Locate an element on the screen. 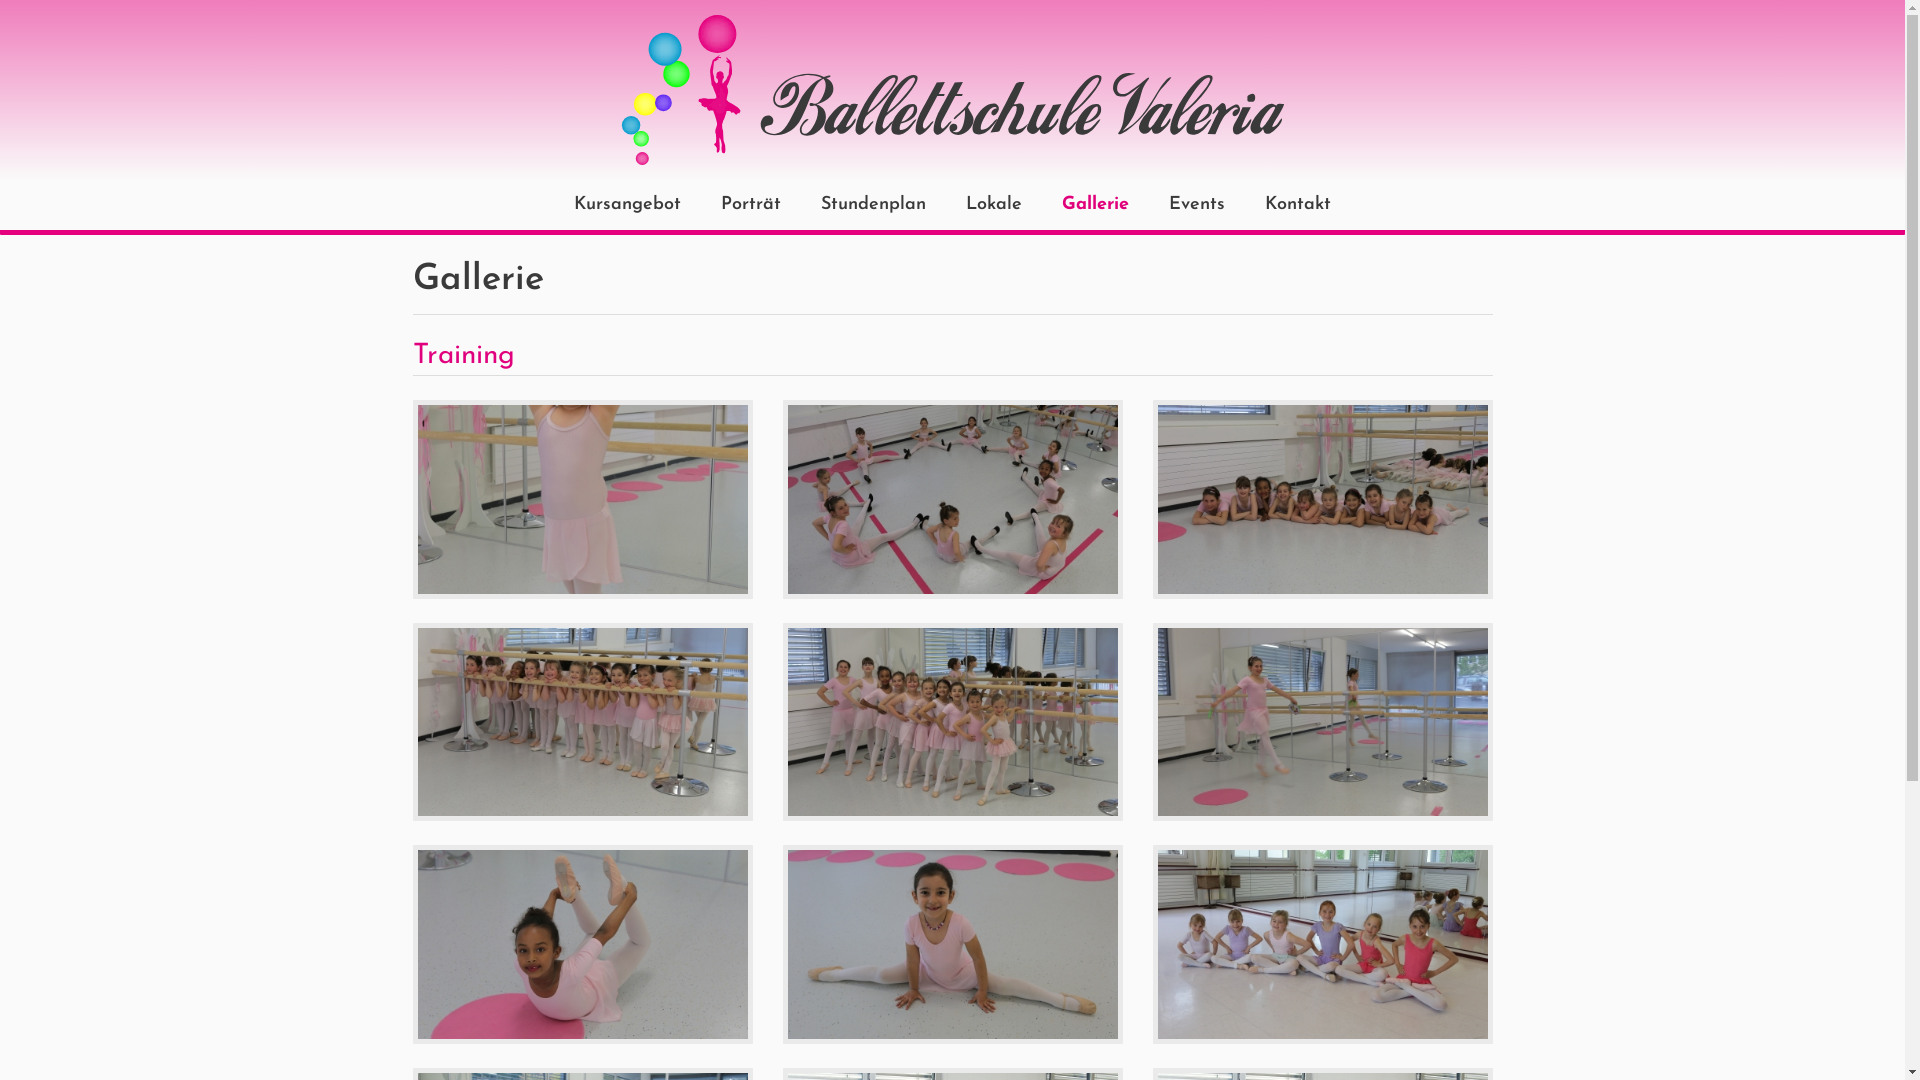 The image size is (1920, 1080). 'Kursangebot' is located at coordinates (626, 204).